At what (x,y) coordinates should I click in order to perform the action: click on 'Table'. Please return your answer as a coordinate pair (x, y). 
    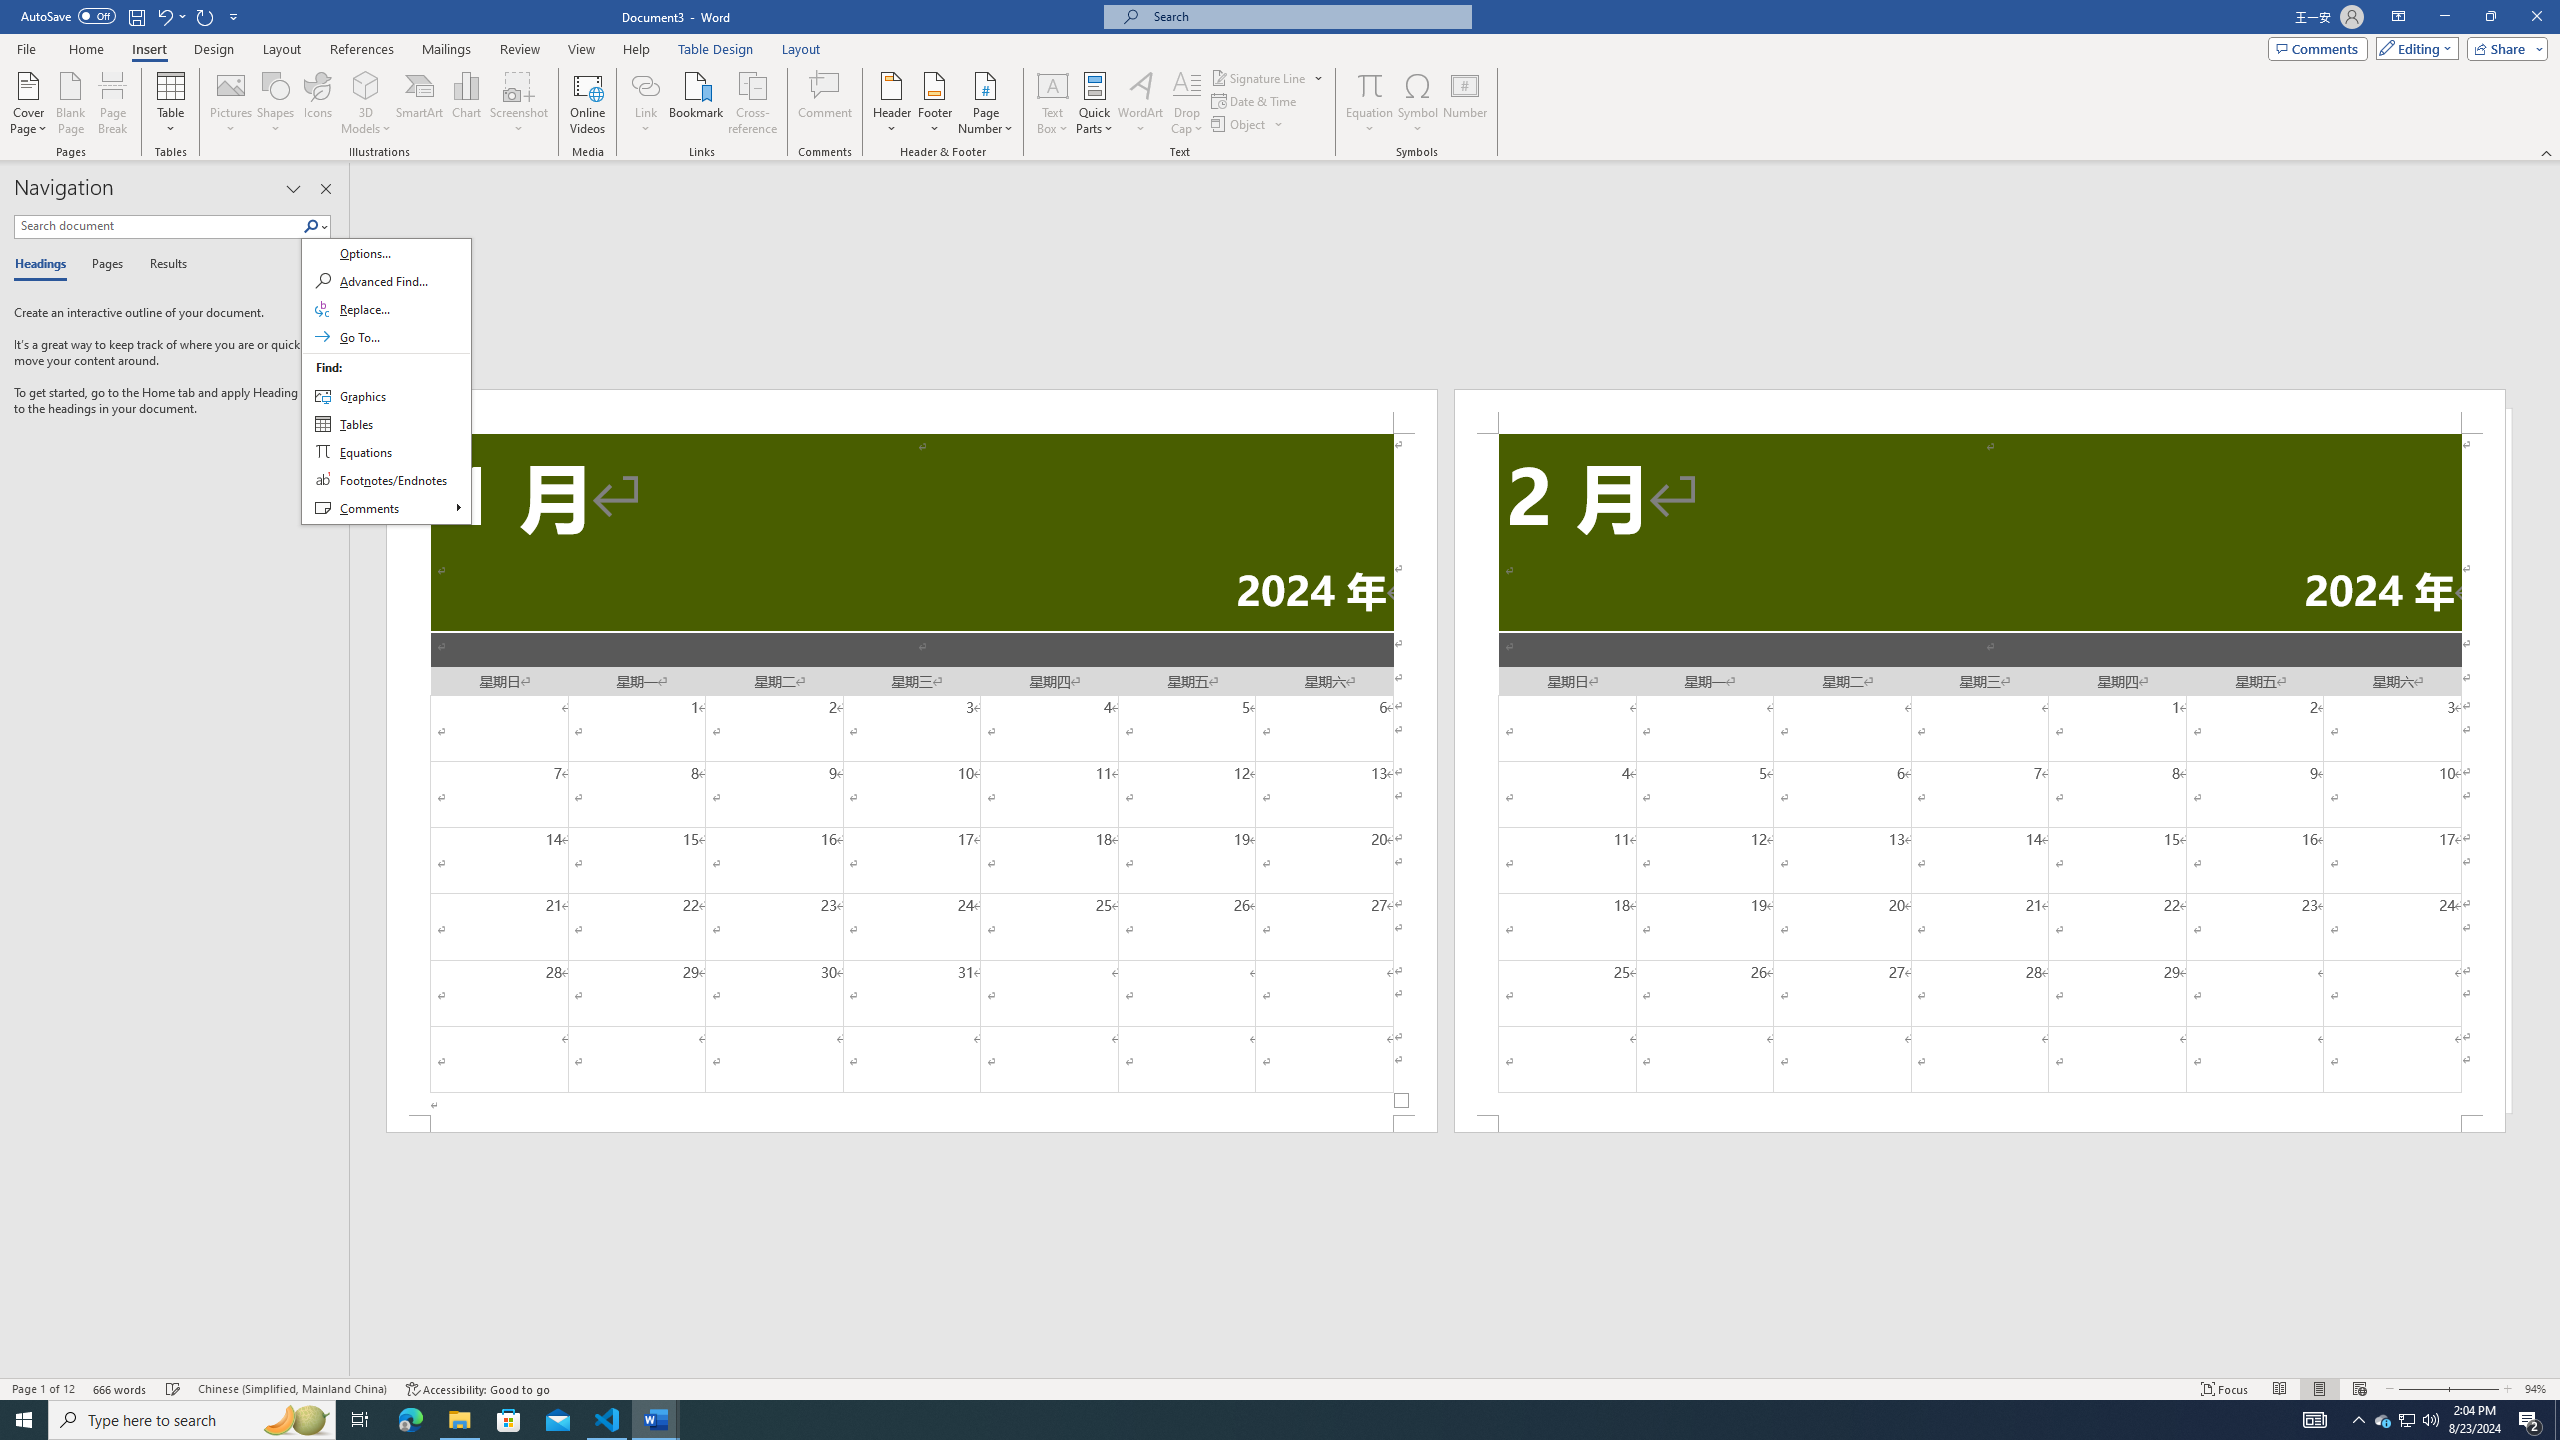
    Looking at the image, I should click on (171, 103).